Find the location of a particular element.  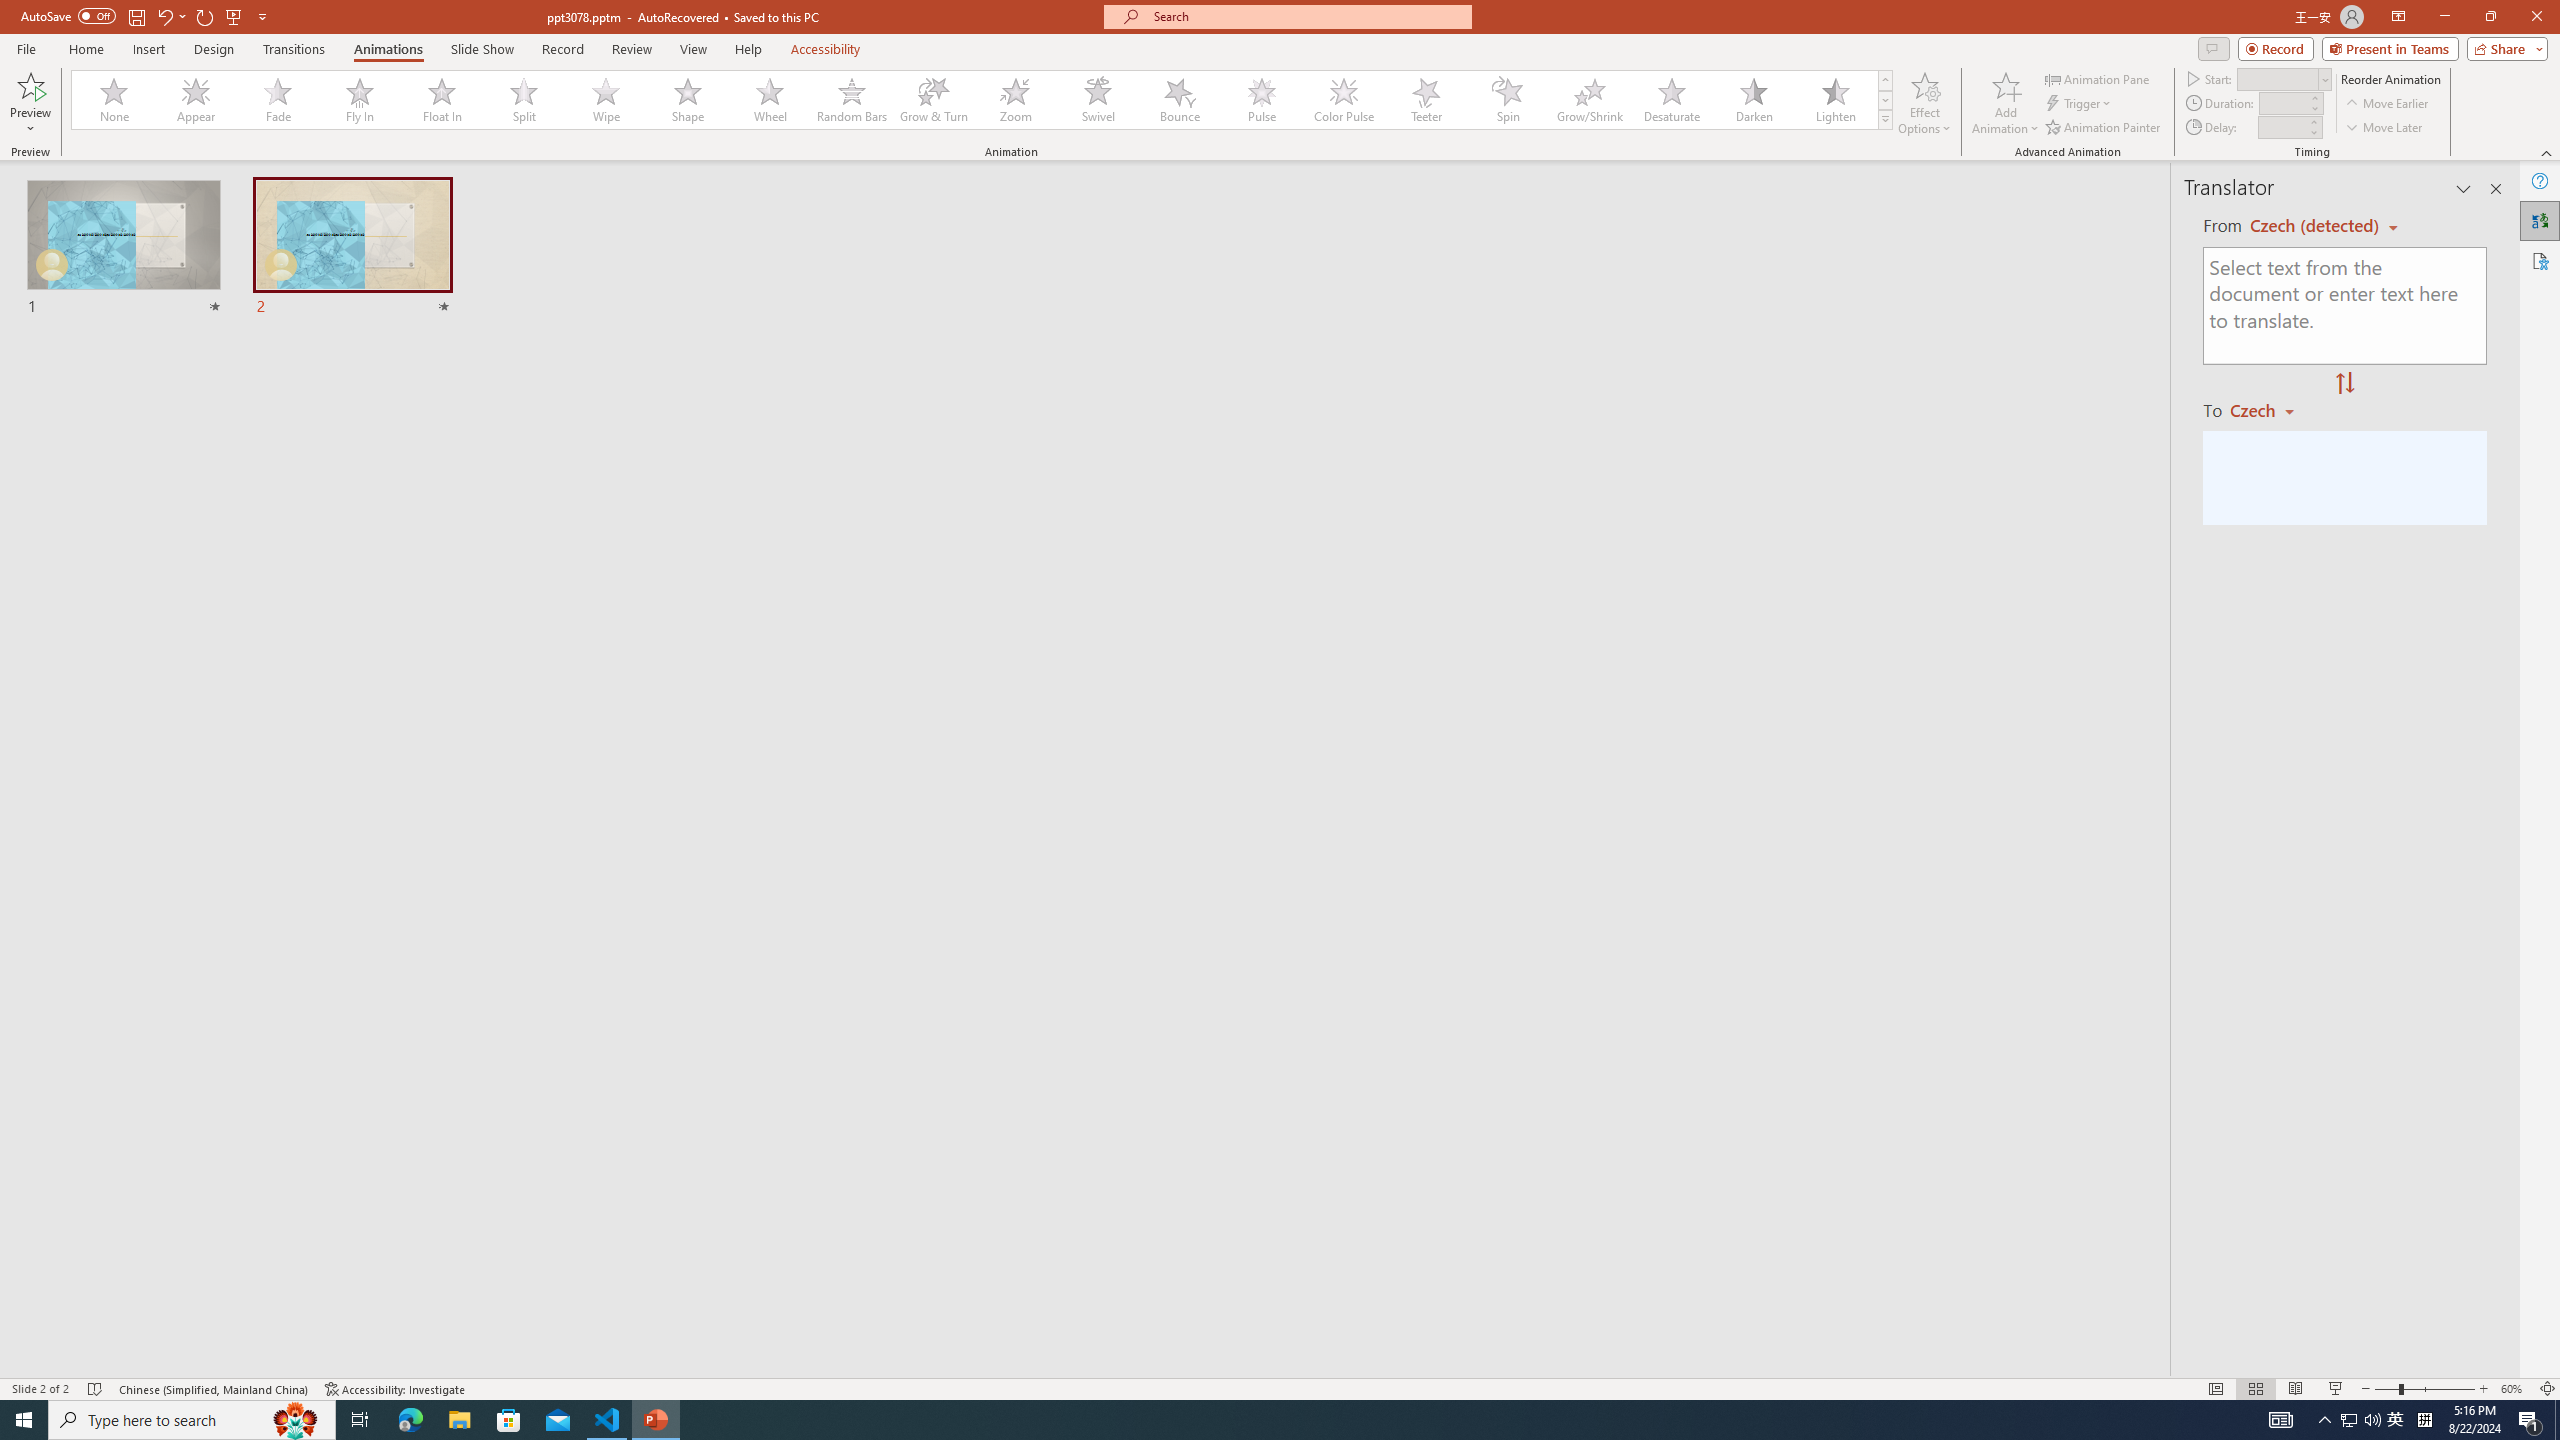

'Spin' is located at coordinates (1507, 99).